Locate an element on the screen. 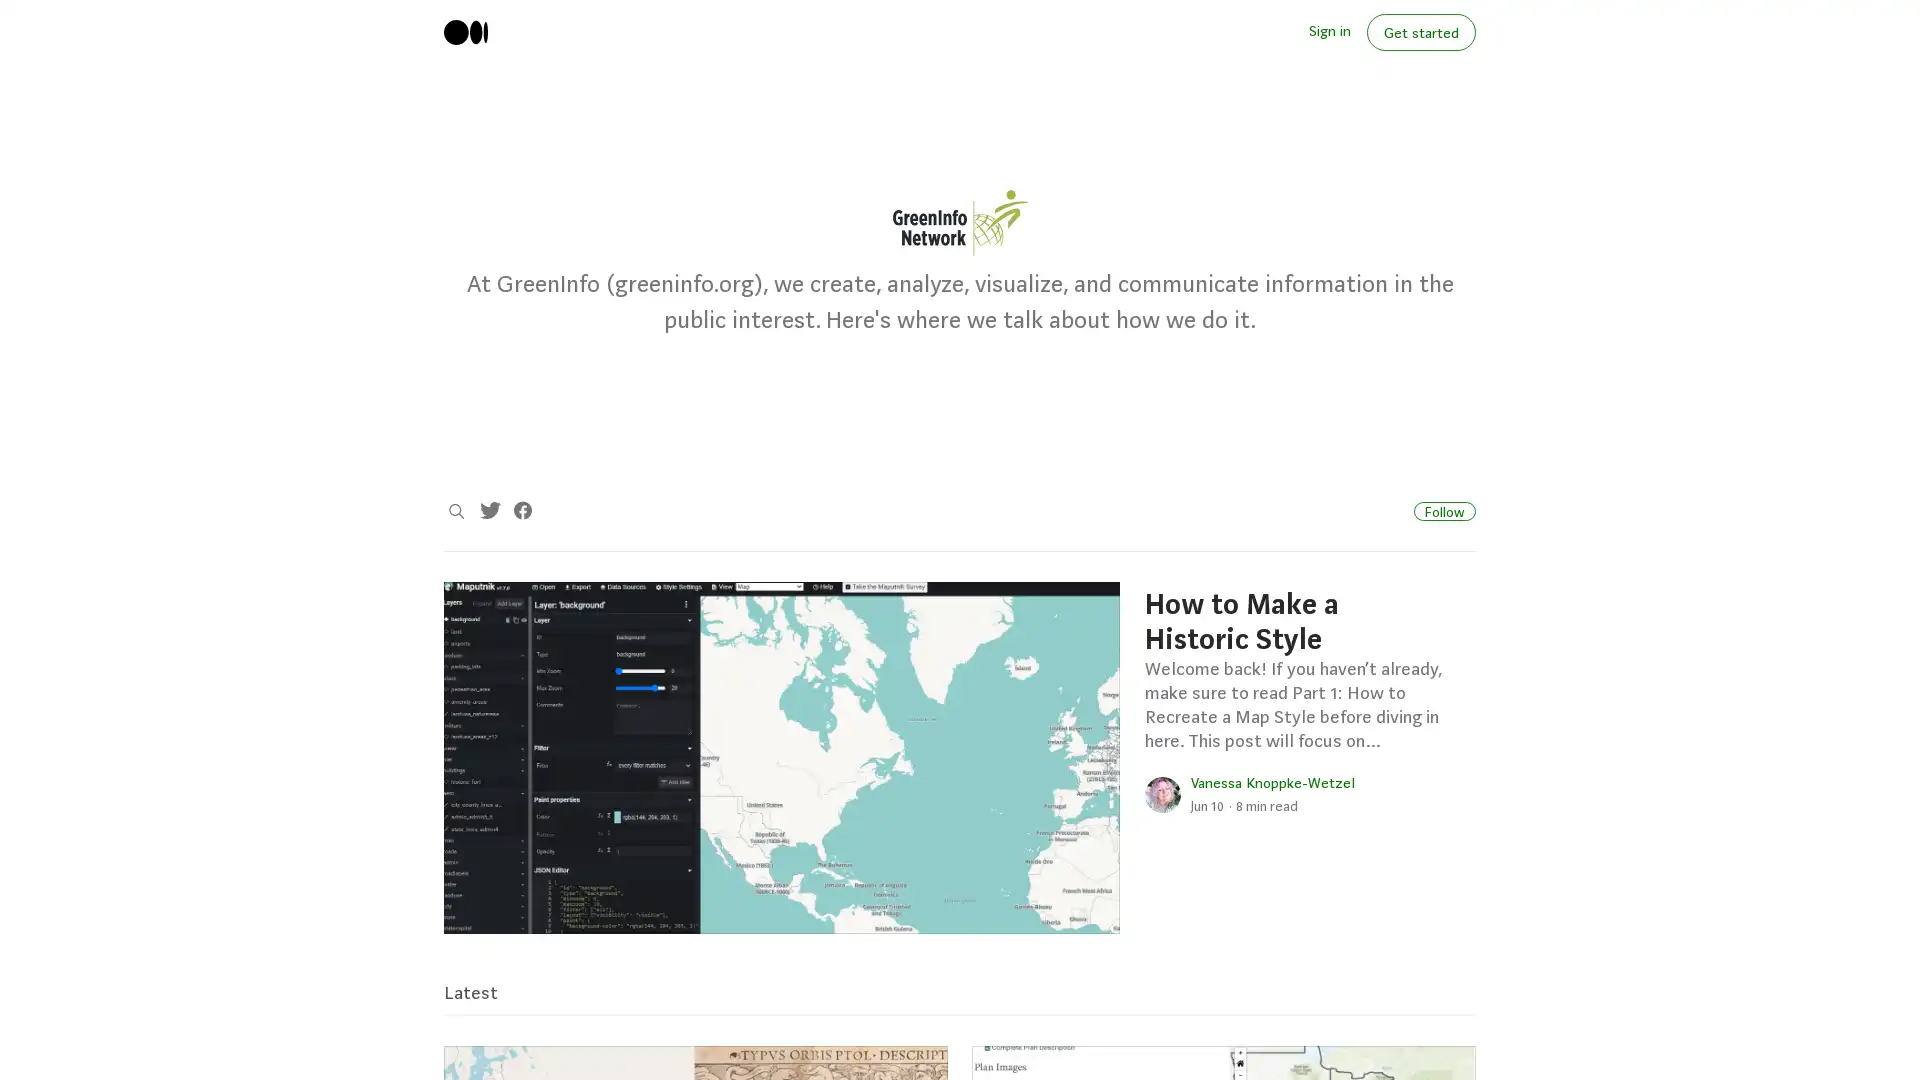 Image resolution: width=1920 pixels, height=1080 pixels. Follow is located at coordinates (1444, 509).